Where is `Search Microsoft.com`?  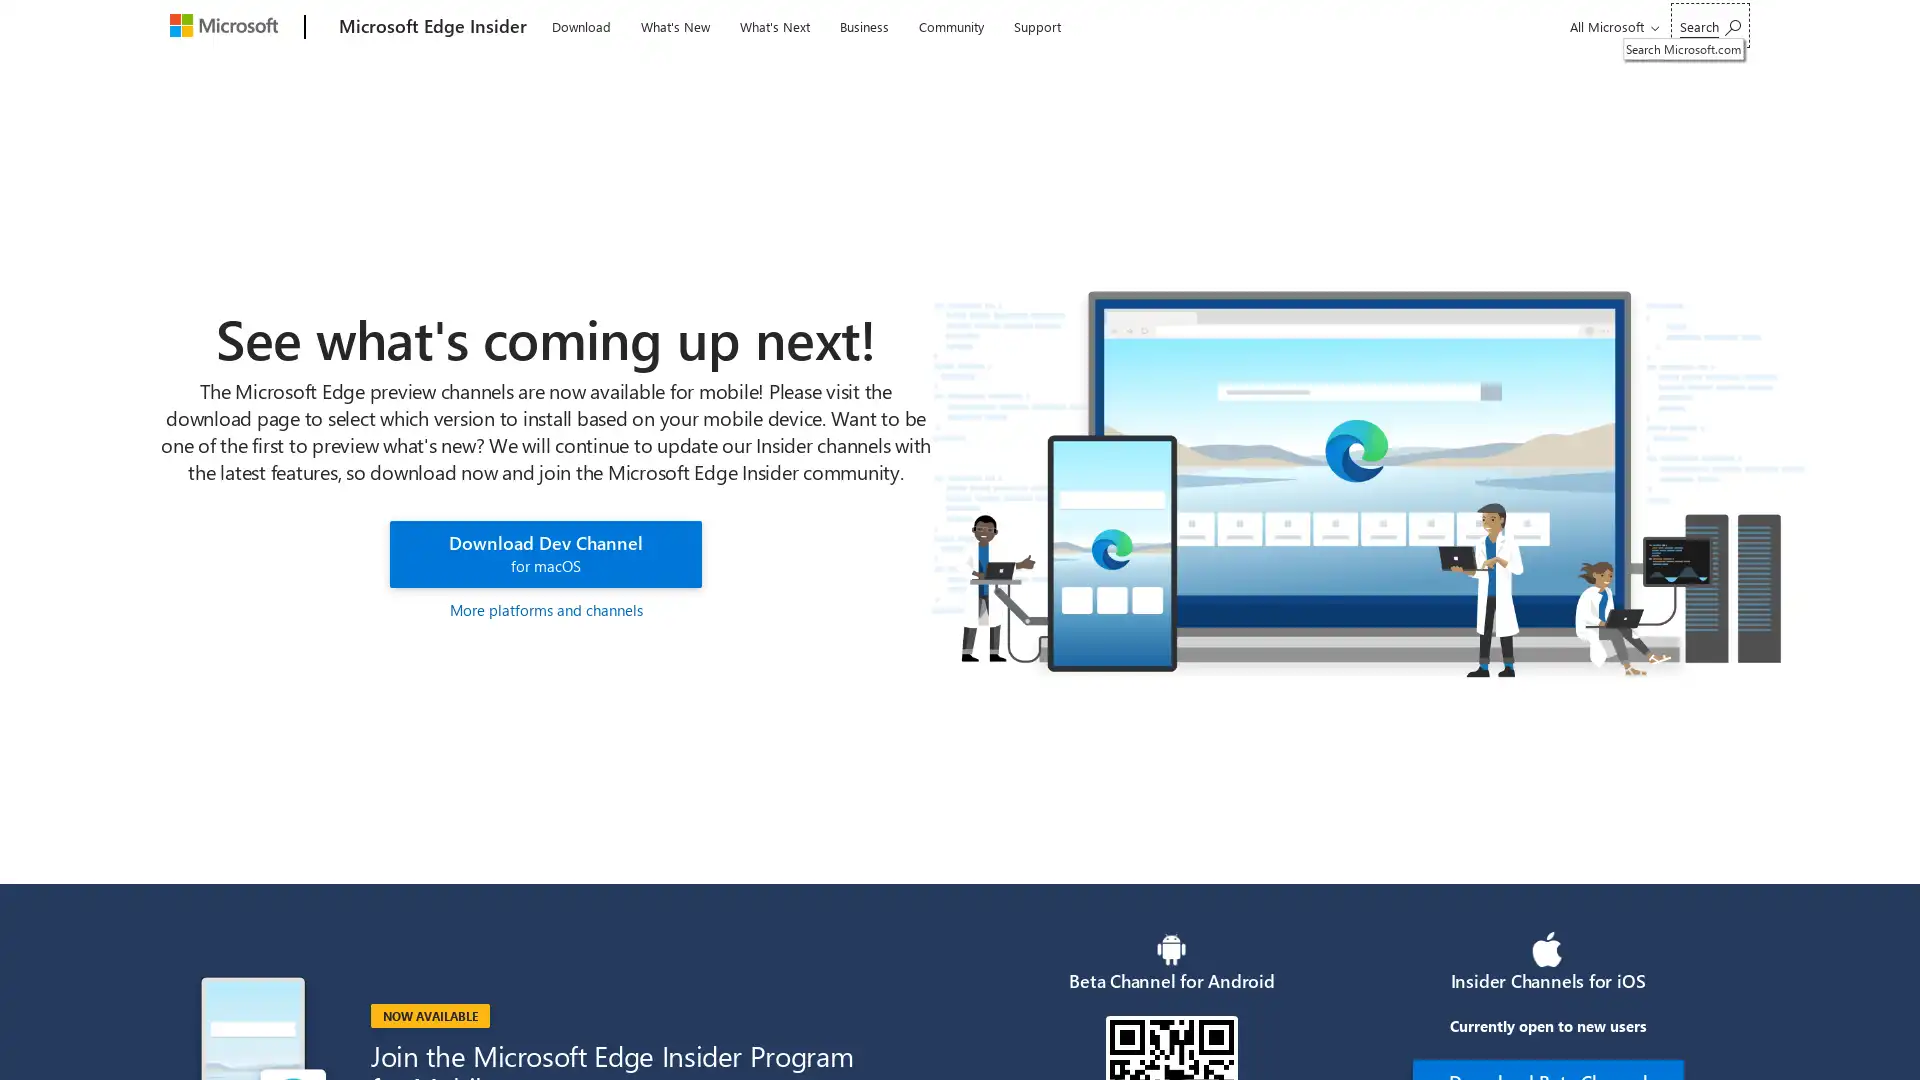 Search Microsoft.com is located at coordinates (1709, 25).